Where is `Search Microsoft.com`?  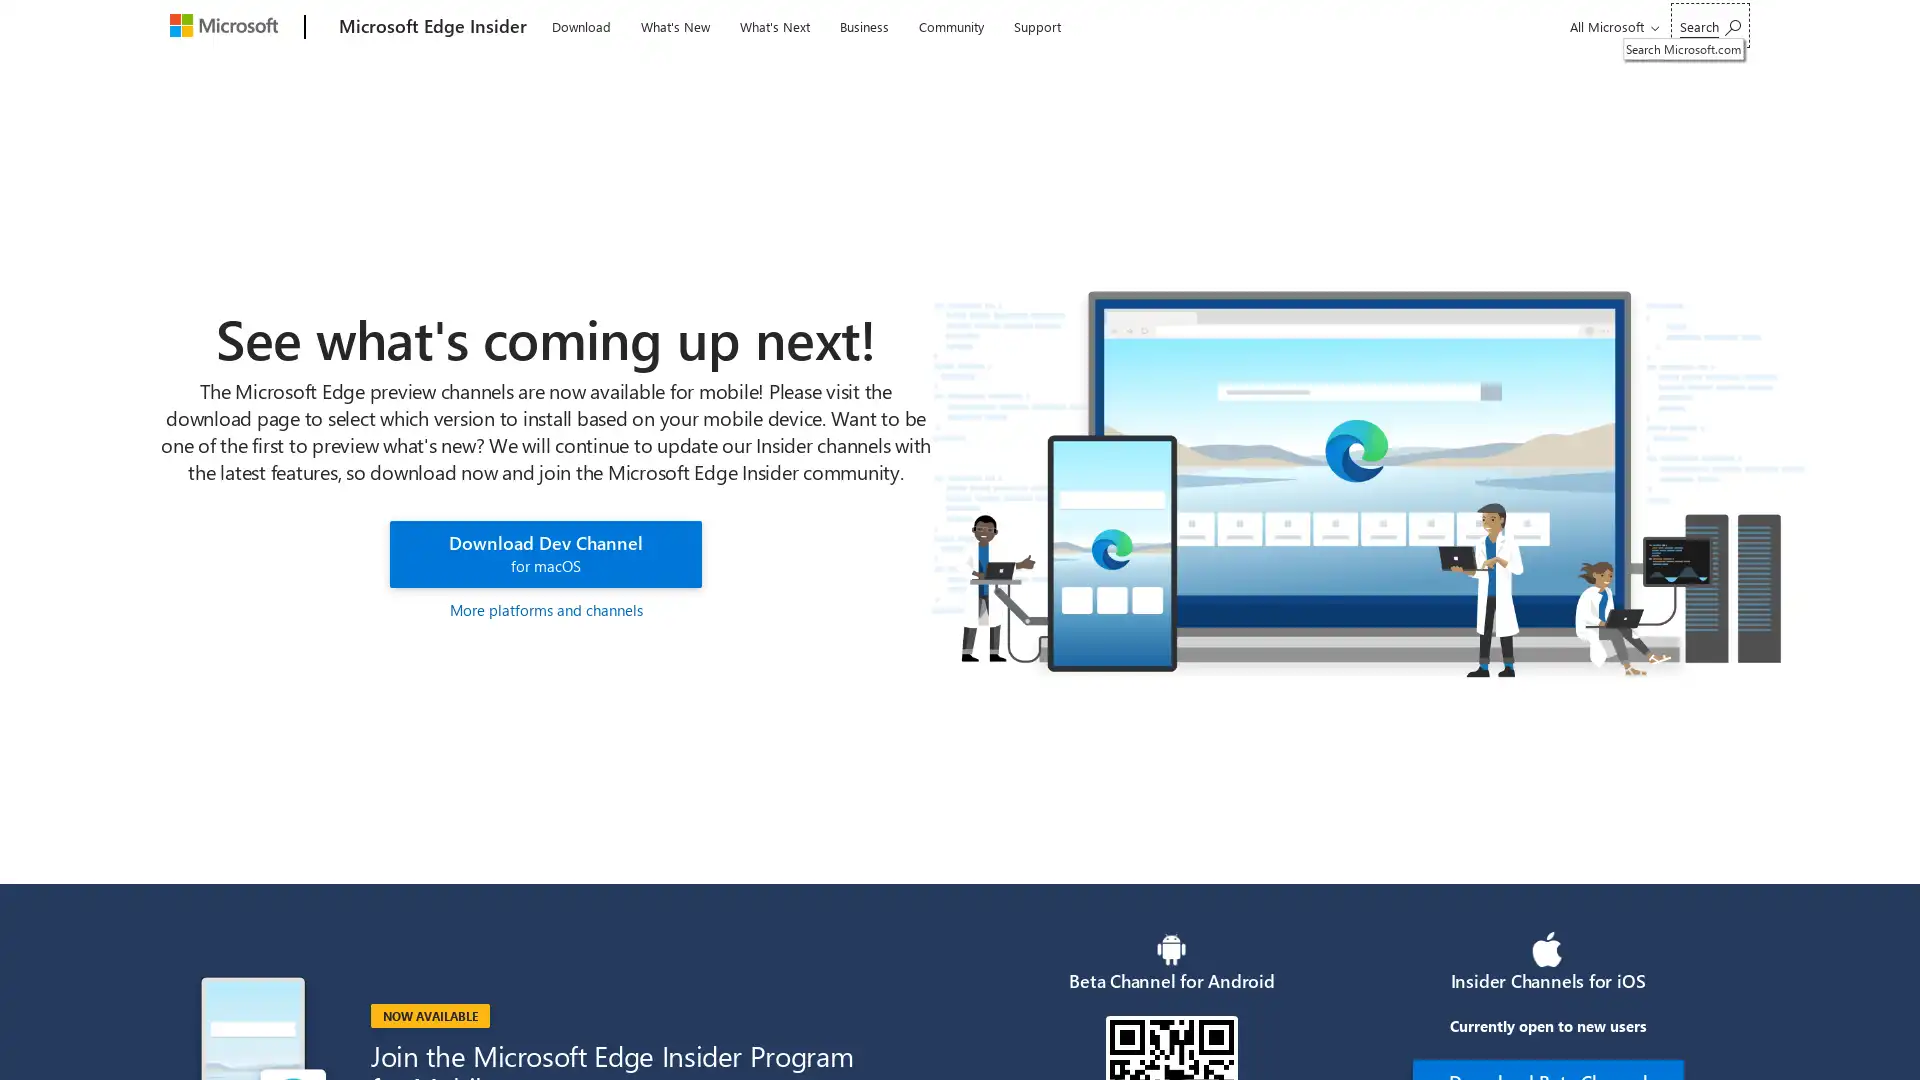 Search Microsoft.com is located at coordinates (1709, 25).